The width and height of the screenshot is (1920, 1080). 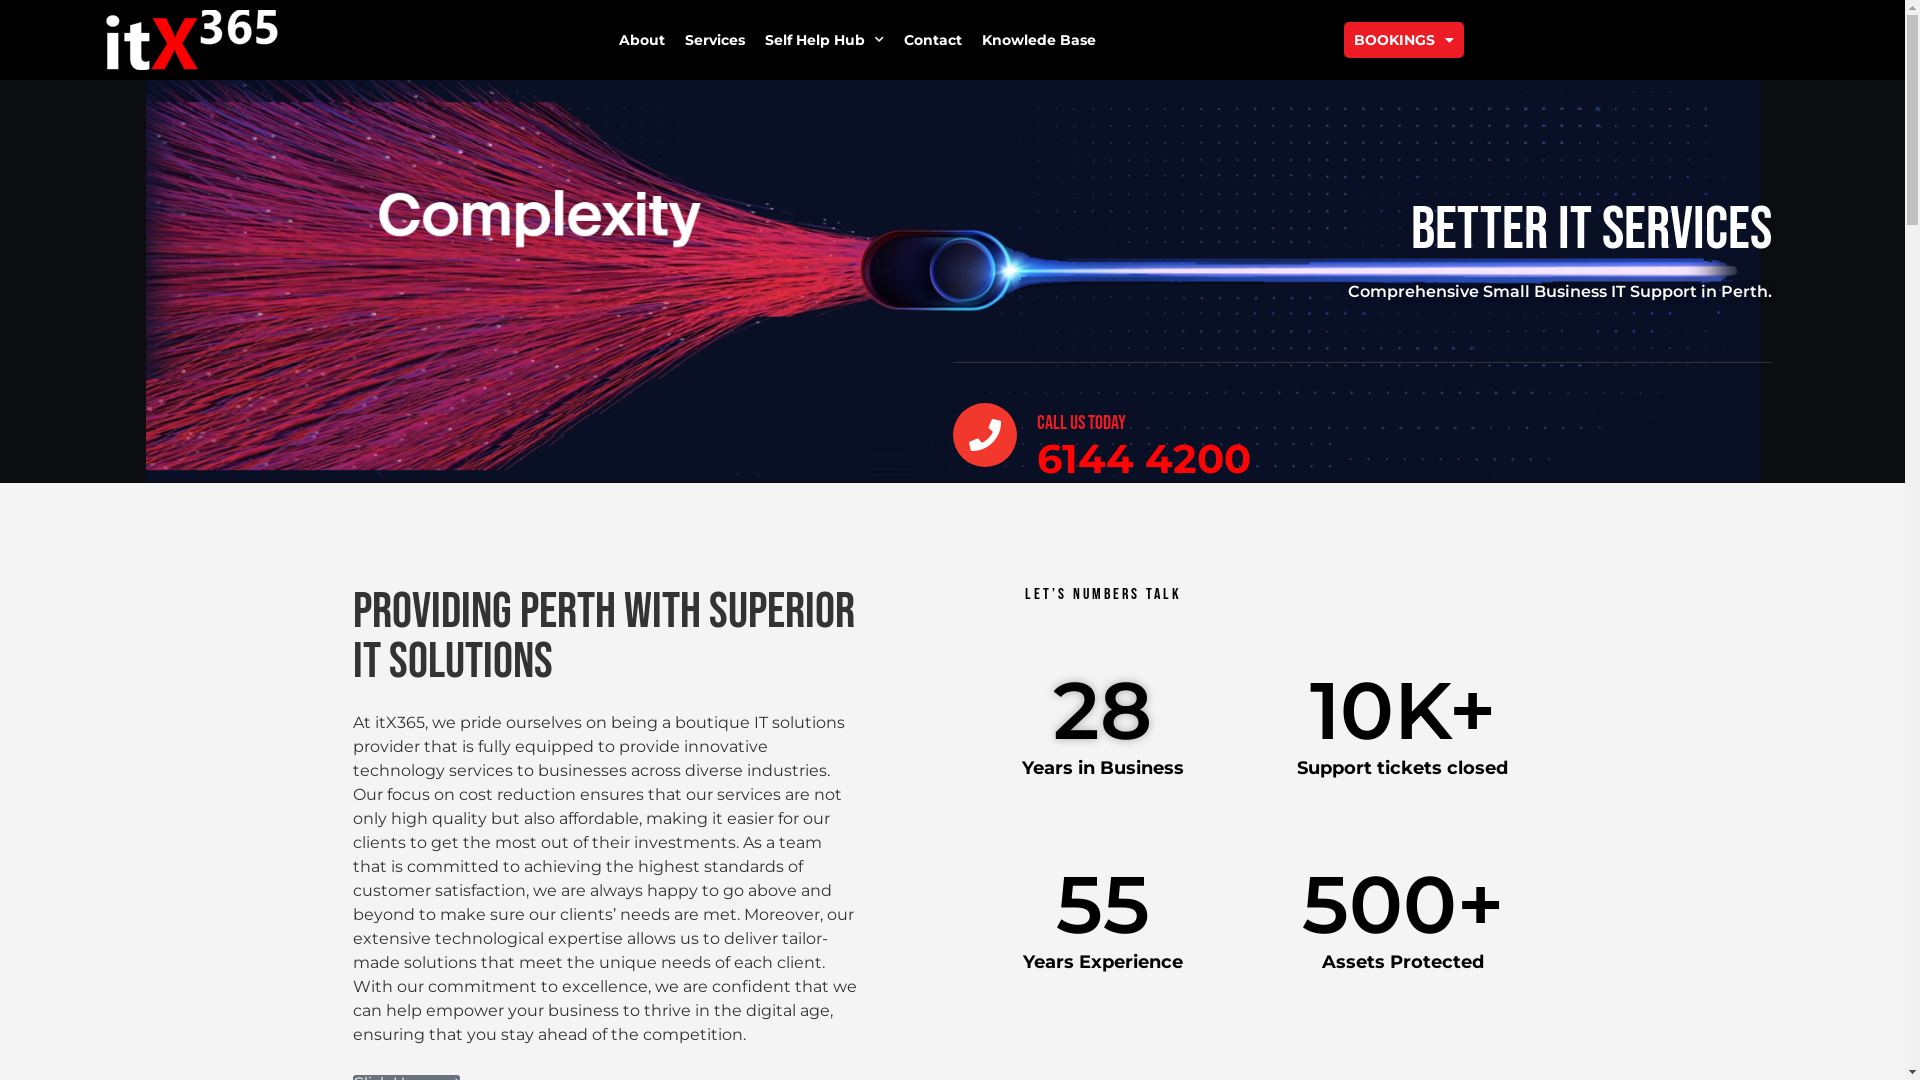 I want to click on 'BOOKINGS', so click(x=1402, y=39).